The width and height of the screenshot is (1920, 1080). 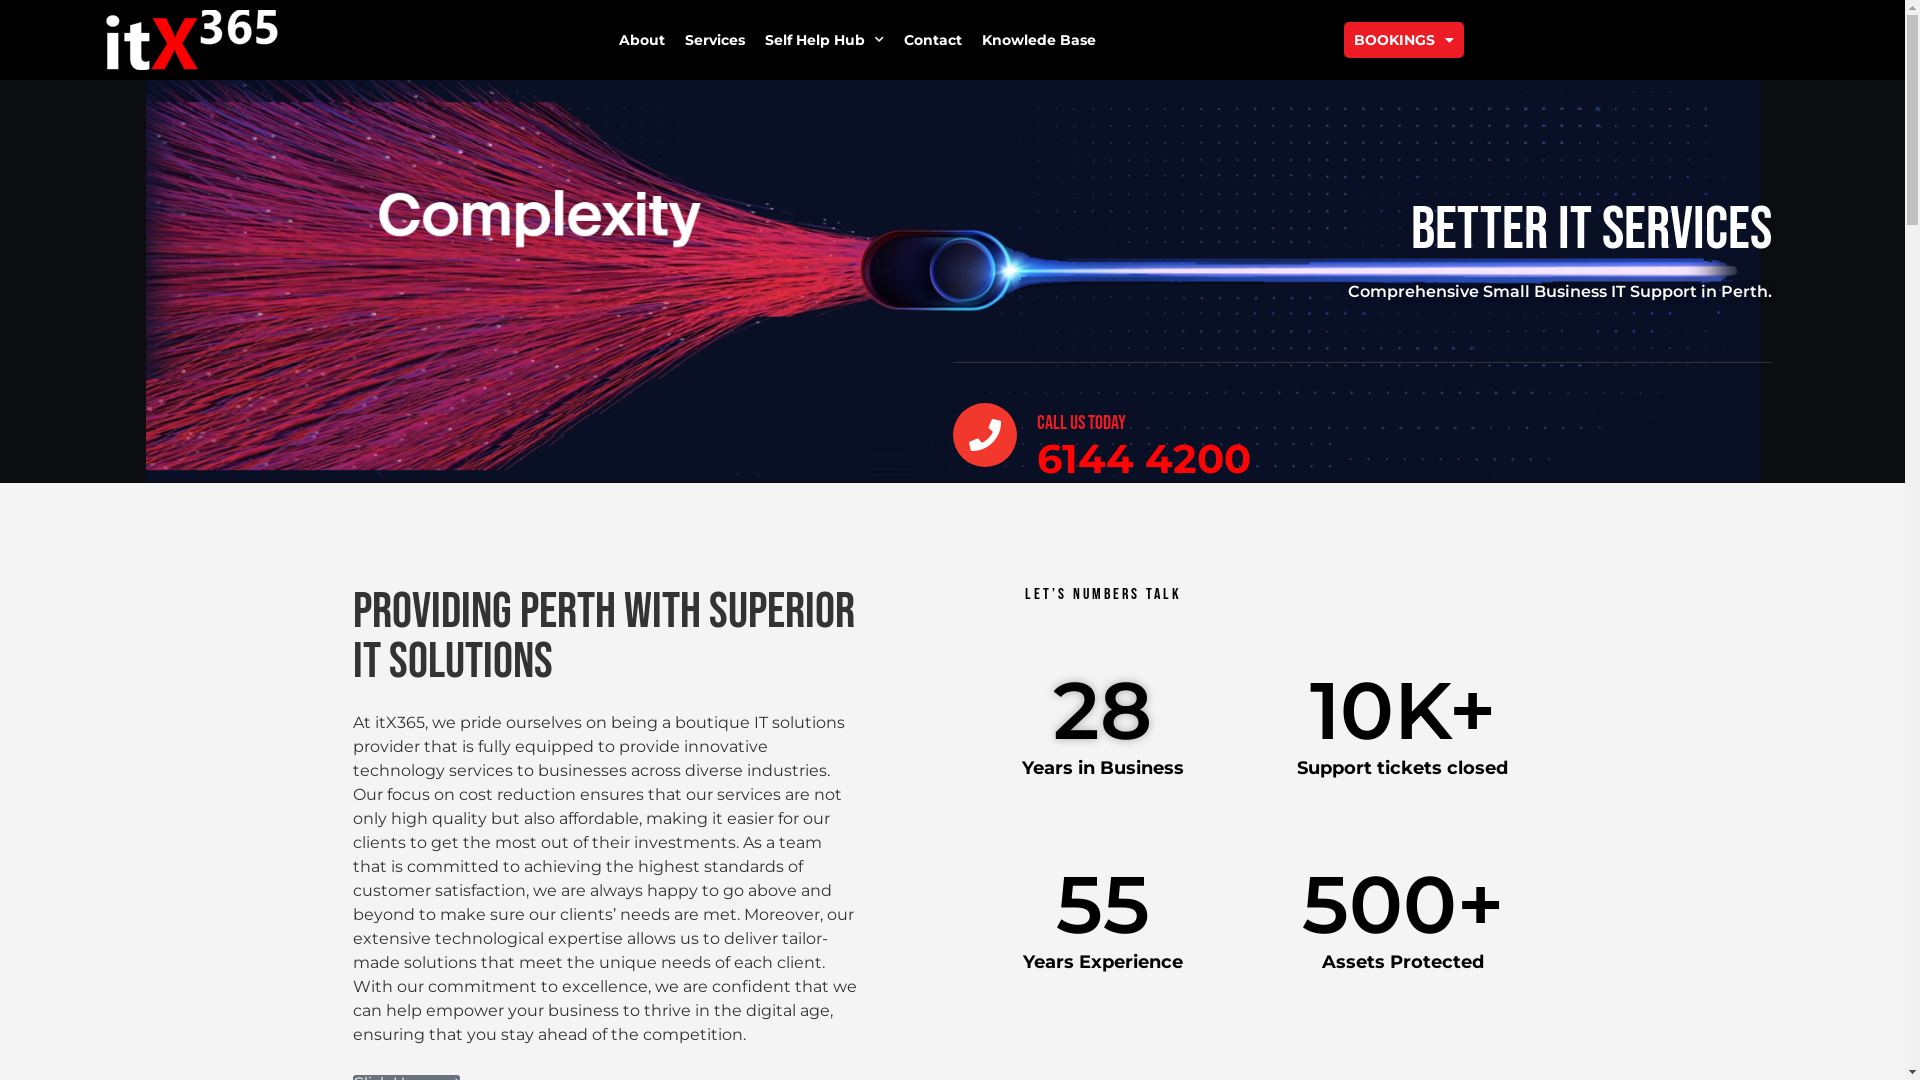 I want to click on 'BOOKINGS', so click(x=1402, y=39).